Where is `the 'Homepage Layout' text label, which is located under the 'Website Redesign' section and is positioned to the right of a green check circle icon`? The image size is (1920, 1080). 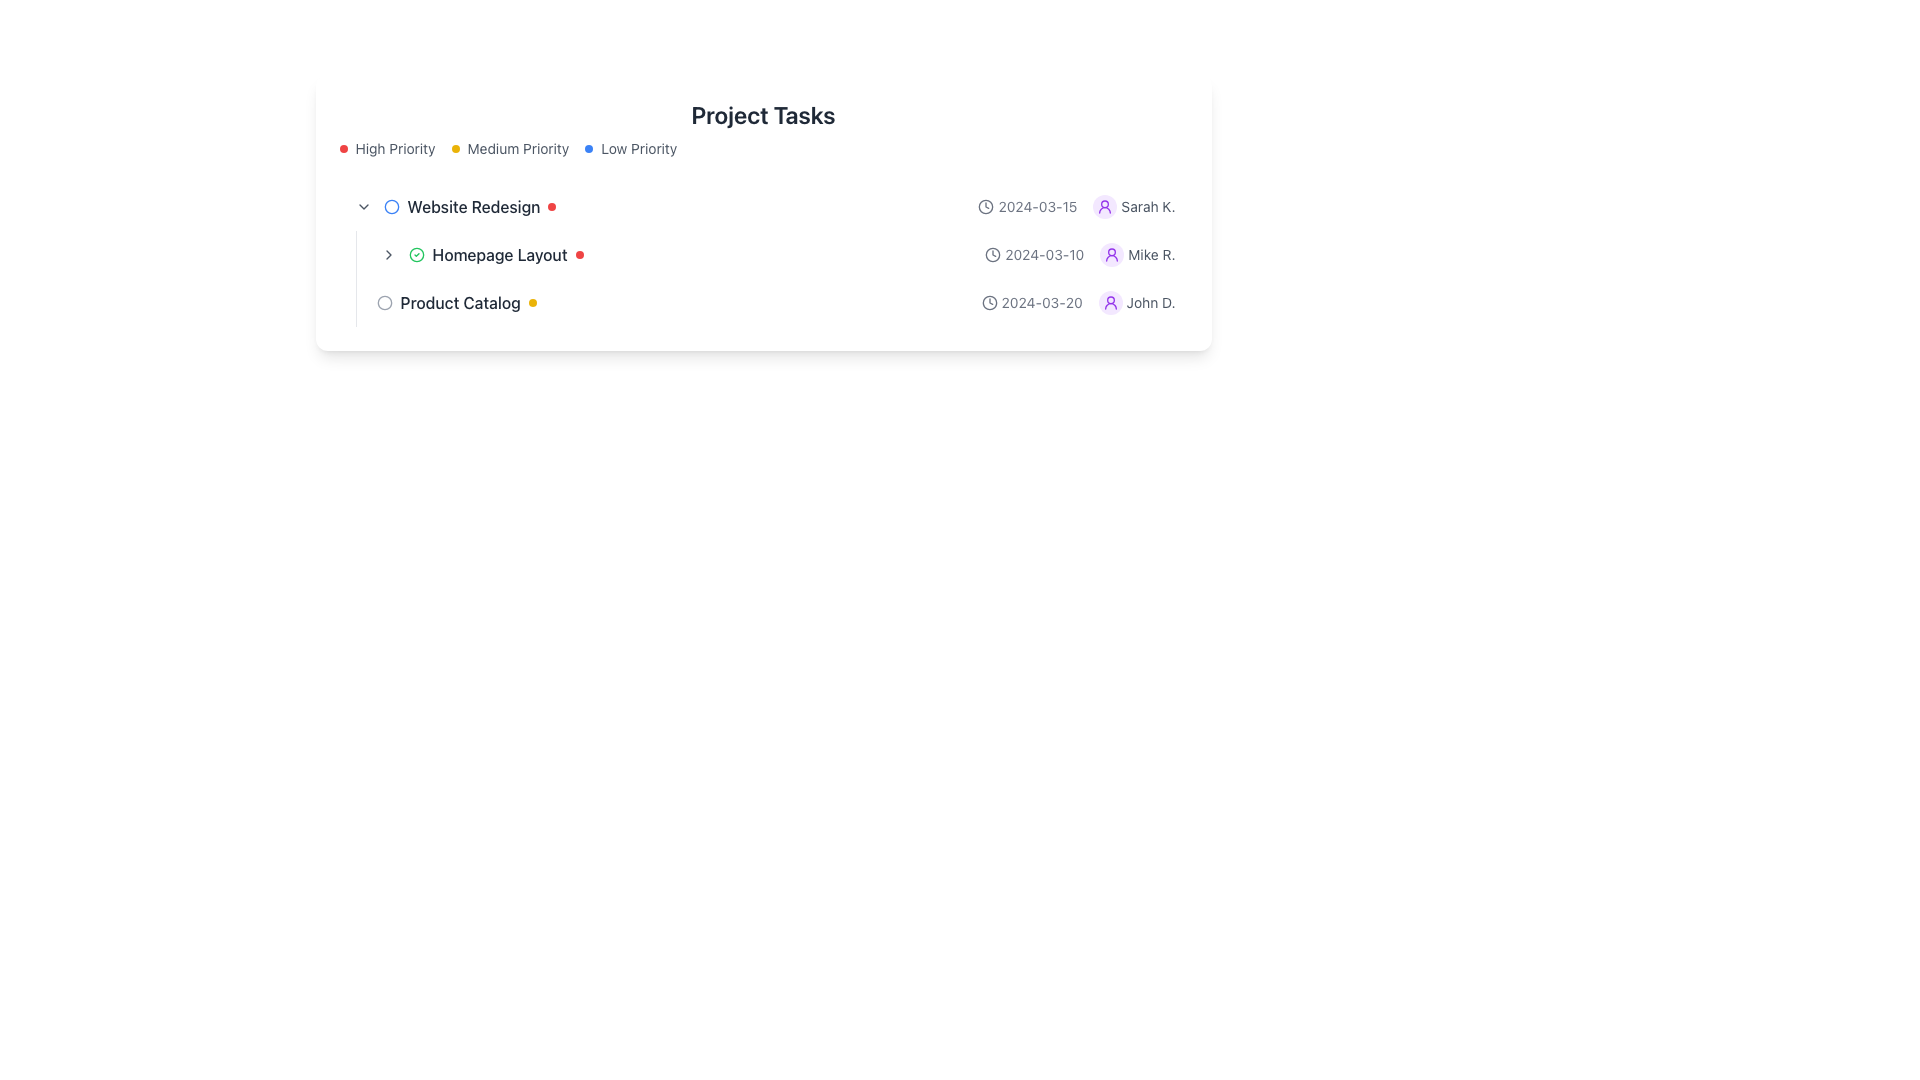 the 'Homepage Layout' text label, which is located under the 'Website Redesign' section and is positioned to the right of a green check circle icon is located at coordinates (499, 253).